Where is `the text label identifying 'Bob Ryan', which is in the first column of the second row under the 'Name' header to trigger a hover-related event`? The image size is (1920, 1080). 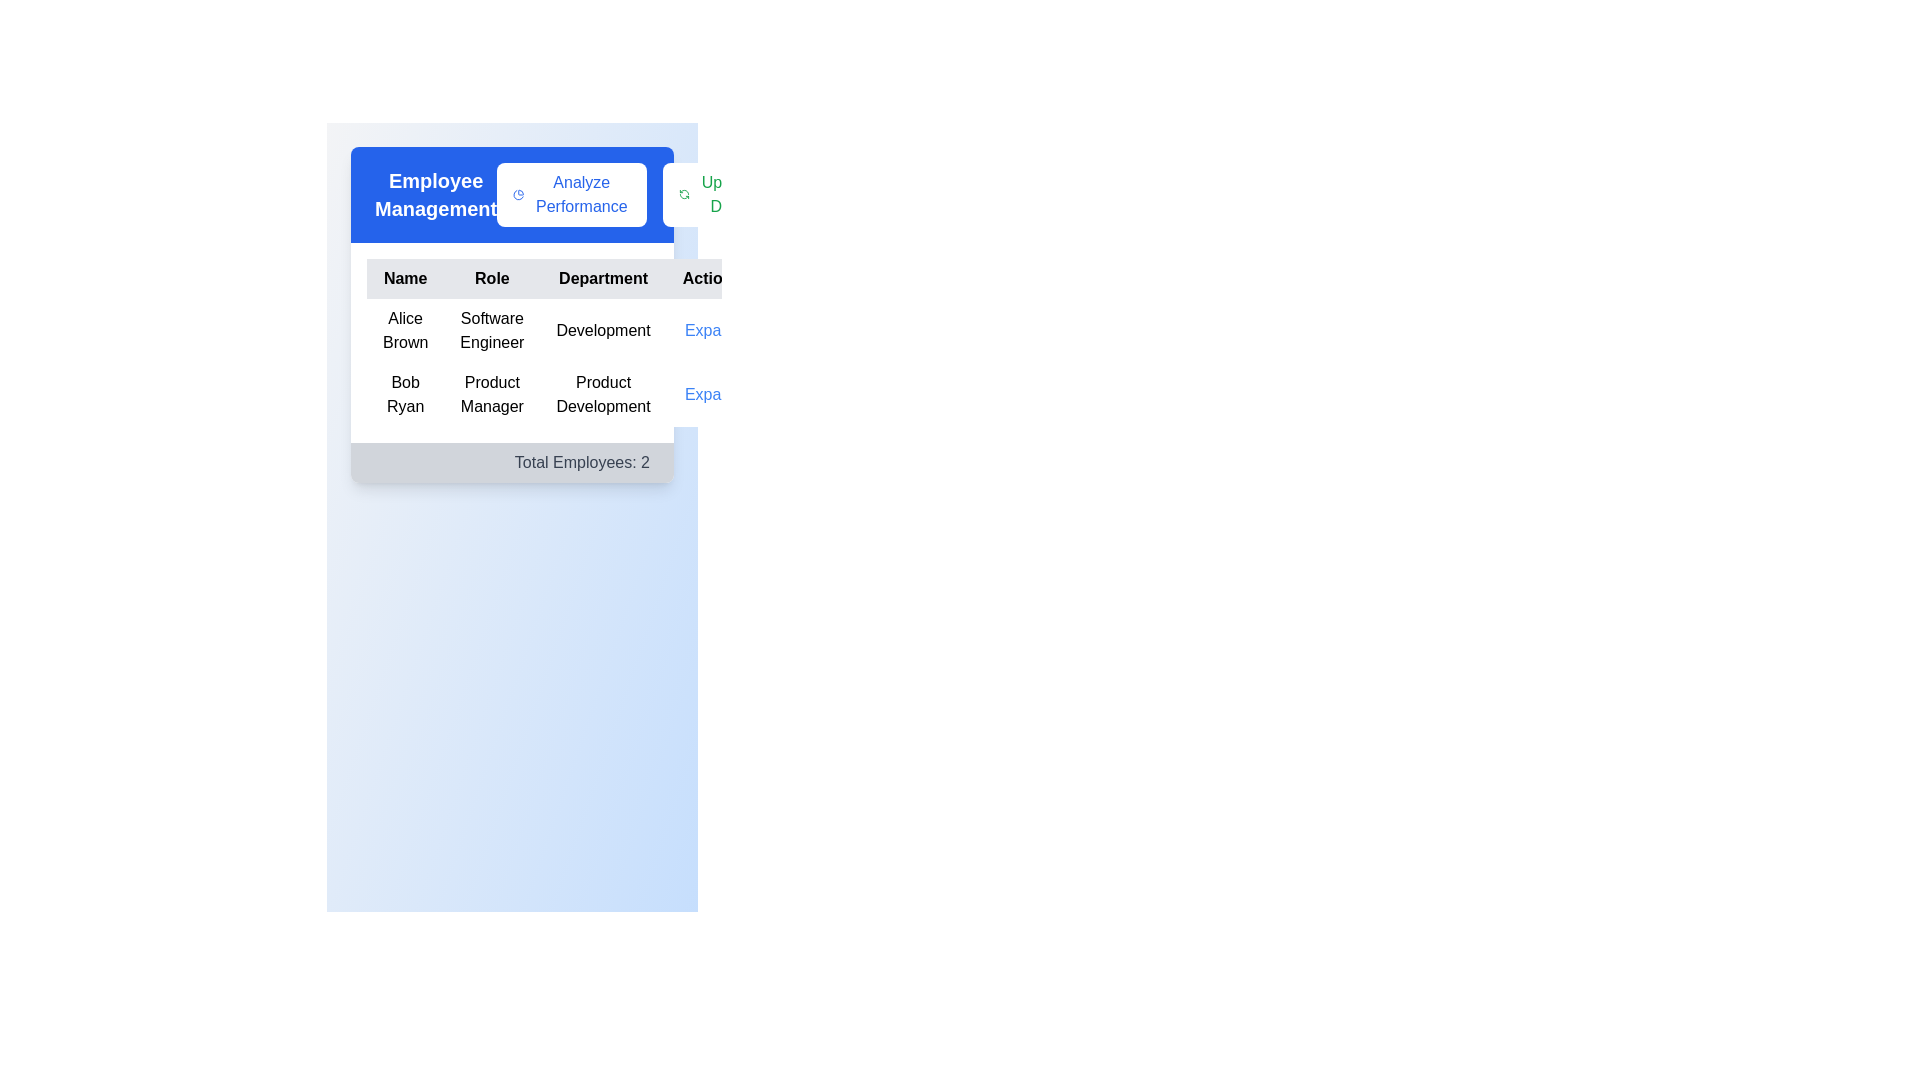
the text label identifying 'Bob Ryan', which is in the first column of the second row under the 'Name' header to trigger a hover-related event is located at coordinates (404, 394).